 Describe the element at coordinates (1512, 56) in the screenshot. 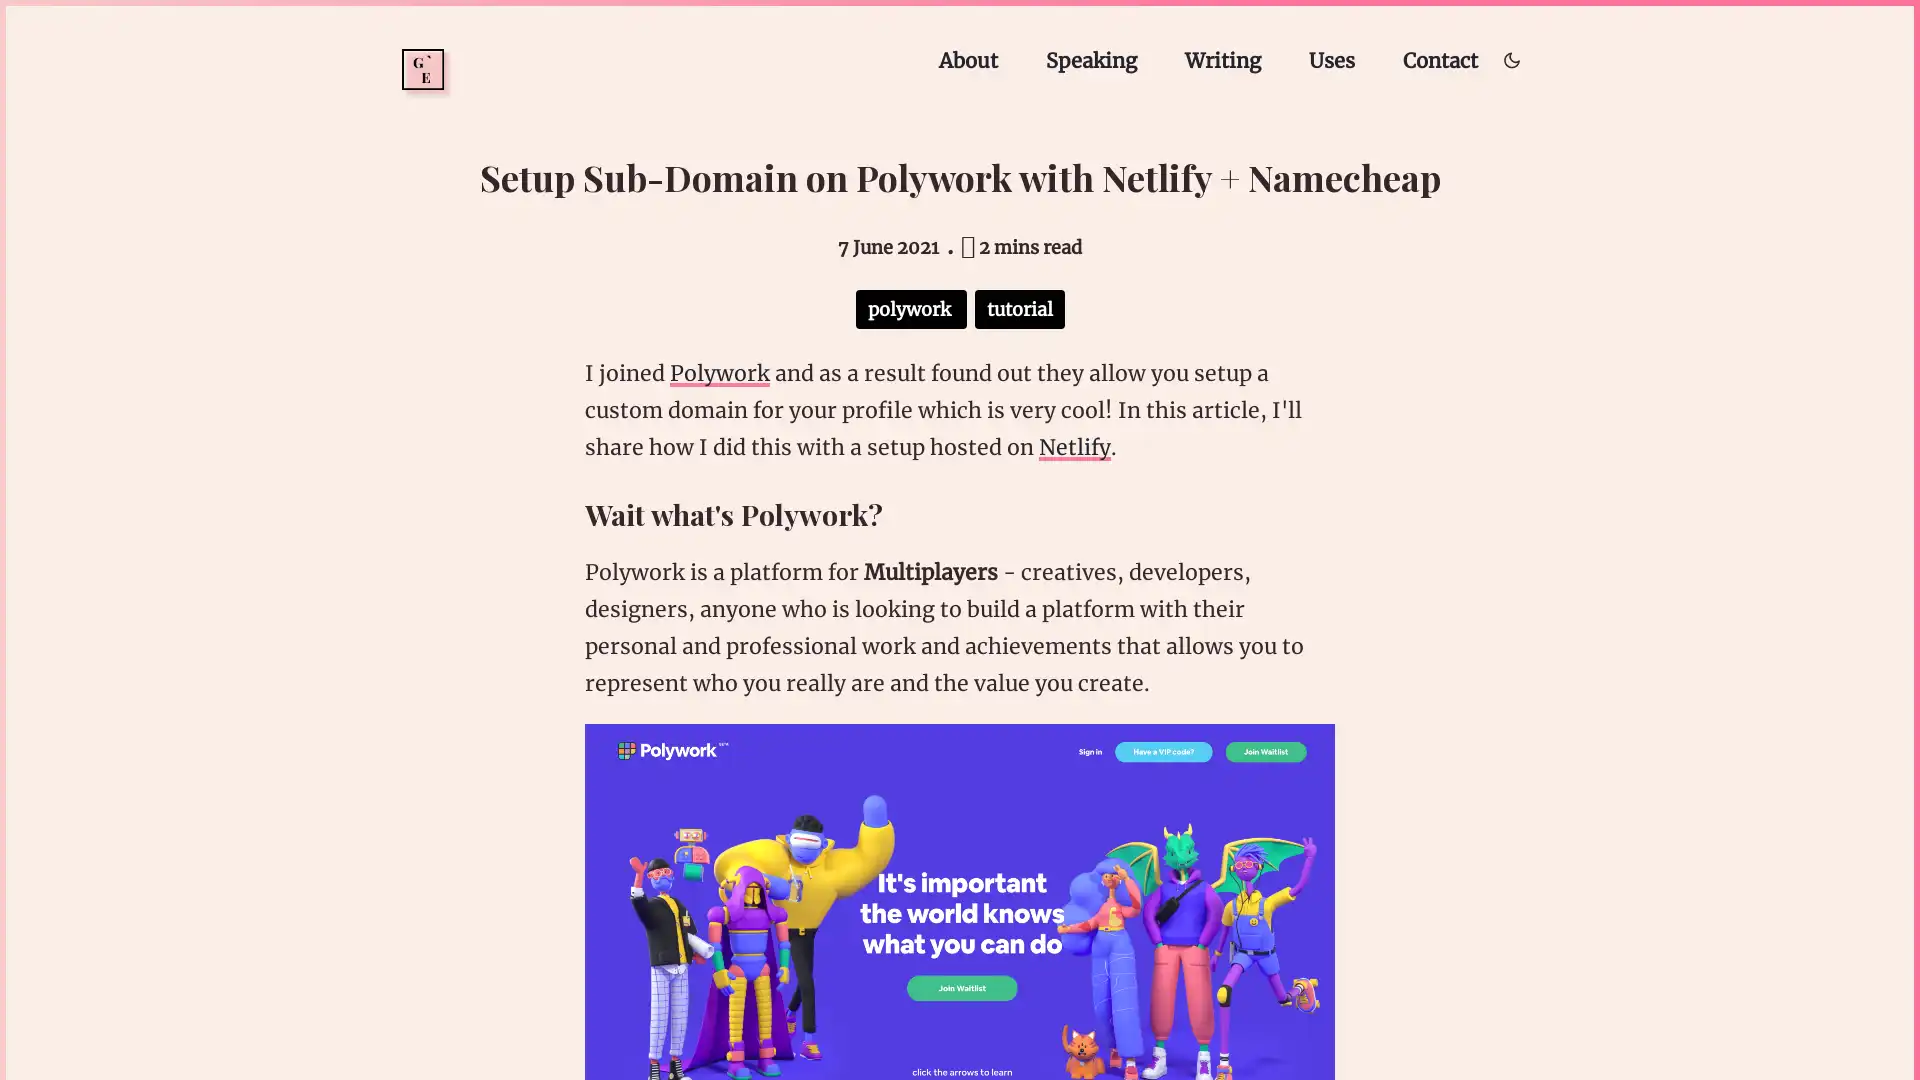

I see `Toggle dark/light` at that location.